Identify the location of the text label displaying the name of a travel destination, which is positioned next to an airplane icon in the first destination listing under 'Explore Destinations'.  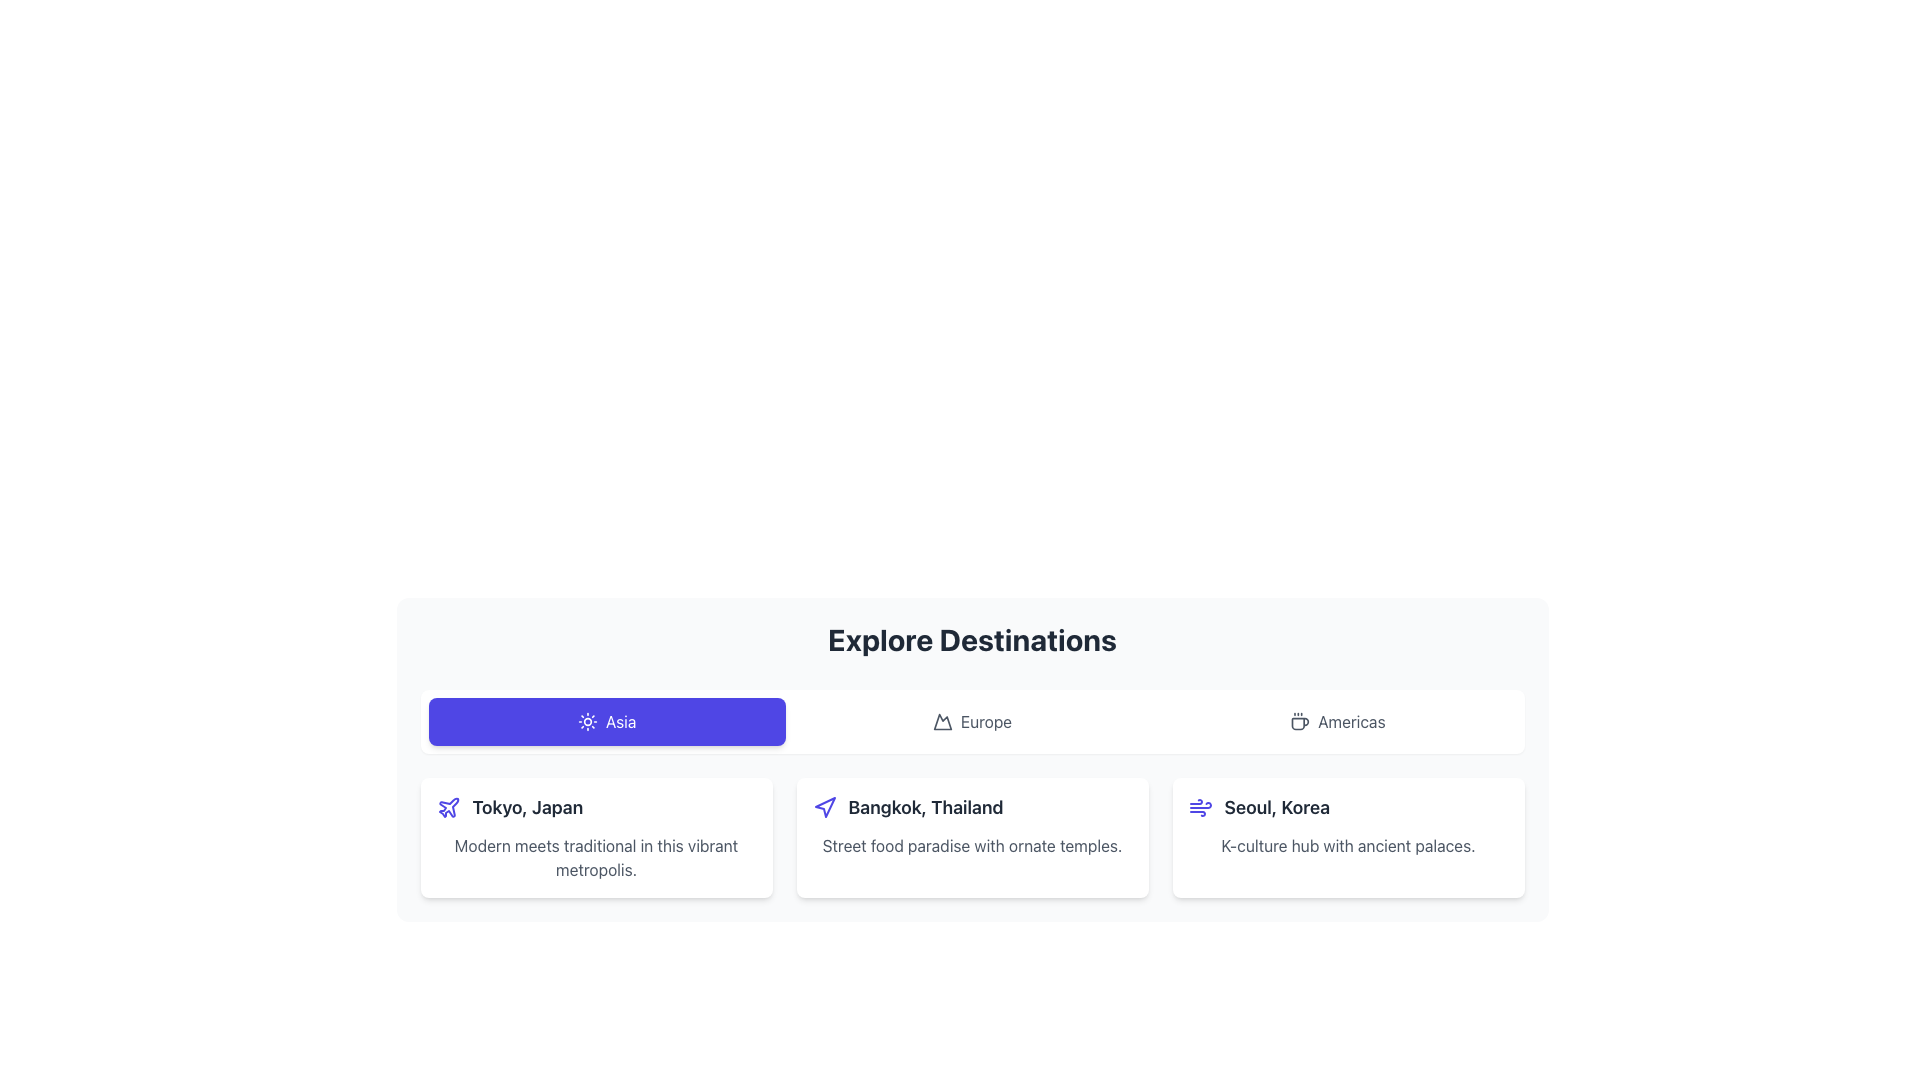
(527, 806).